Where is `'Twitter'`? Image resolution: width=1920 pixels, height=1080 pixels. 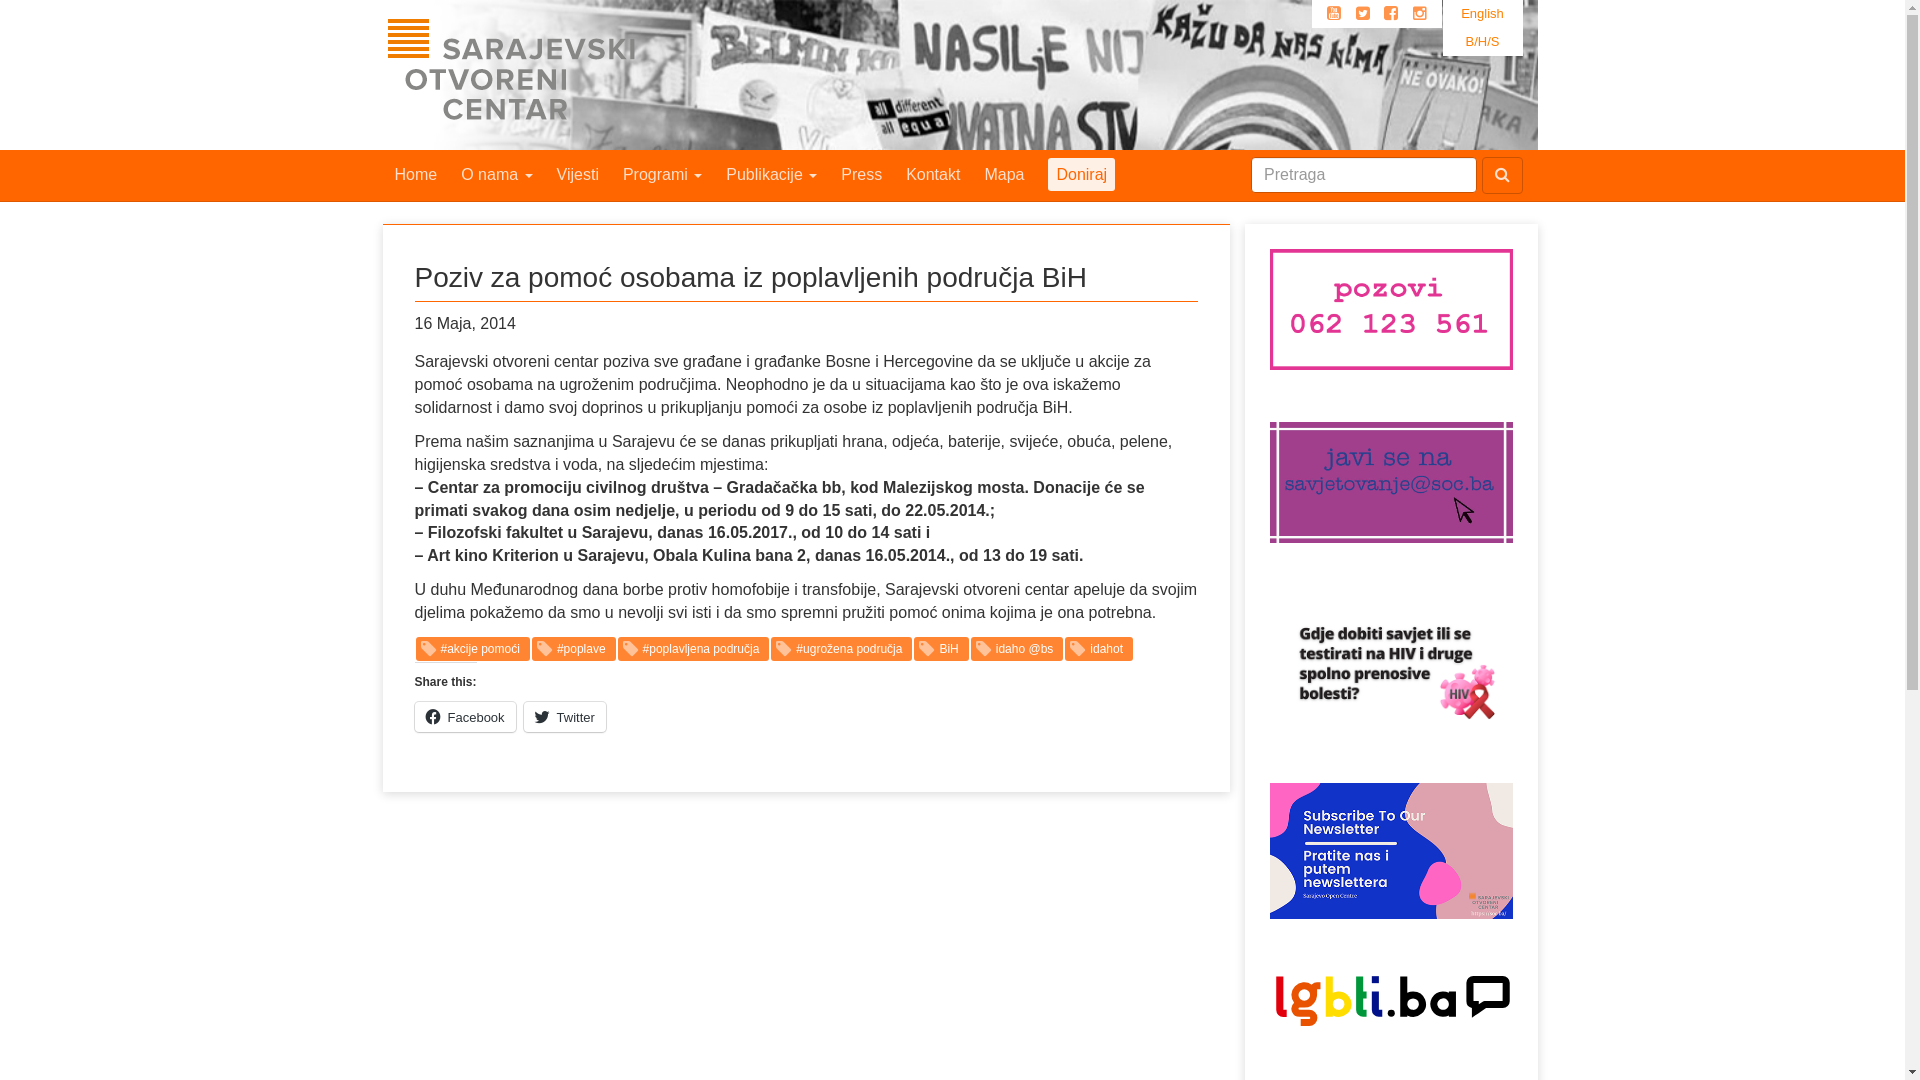
'Twitter' is located at coordinates (1362, 14).